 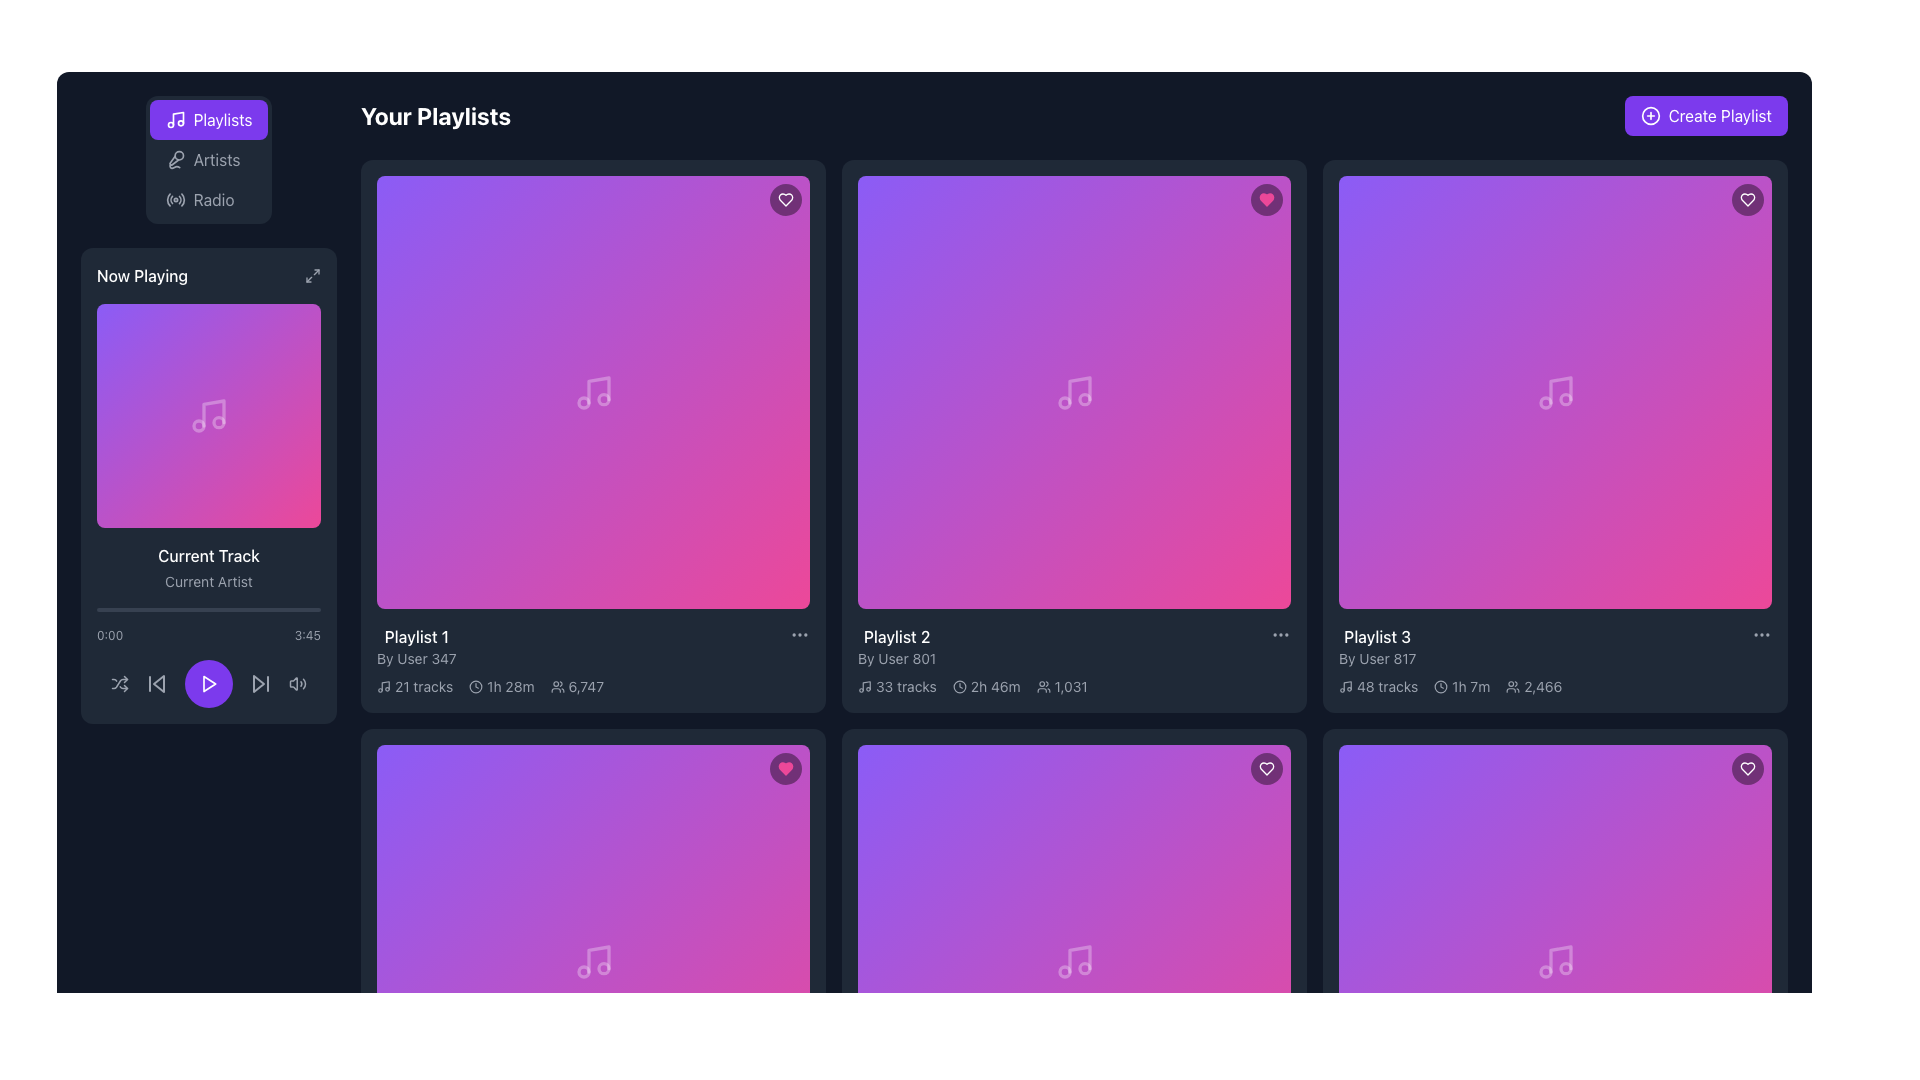 I want to click on the heart-shaped icon with a simplistic outline design located in the top-right corner of the first playlist box in the 'Your Playlists' section, so click(x=785, y=200).